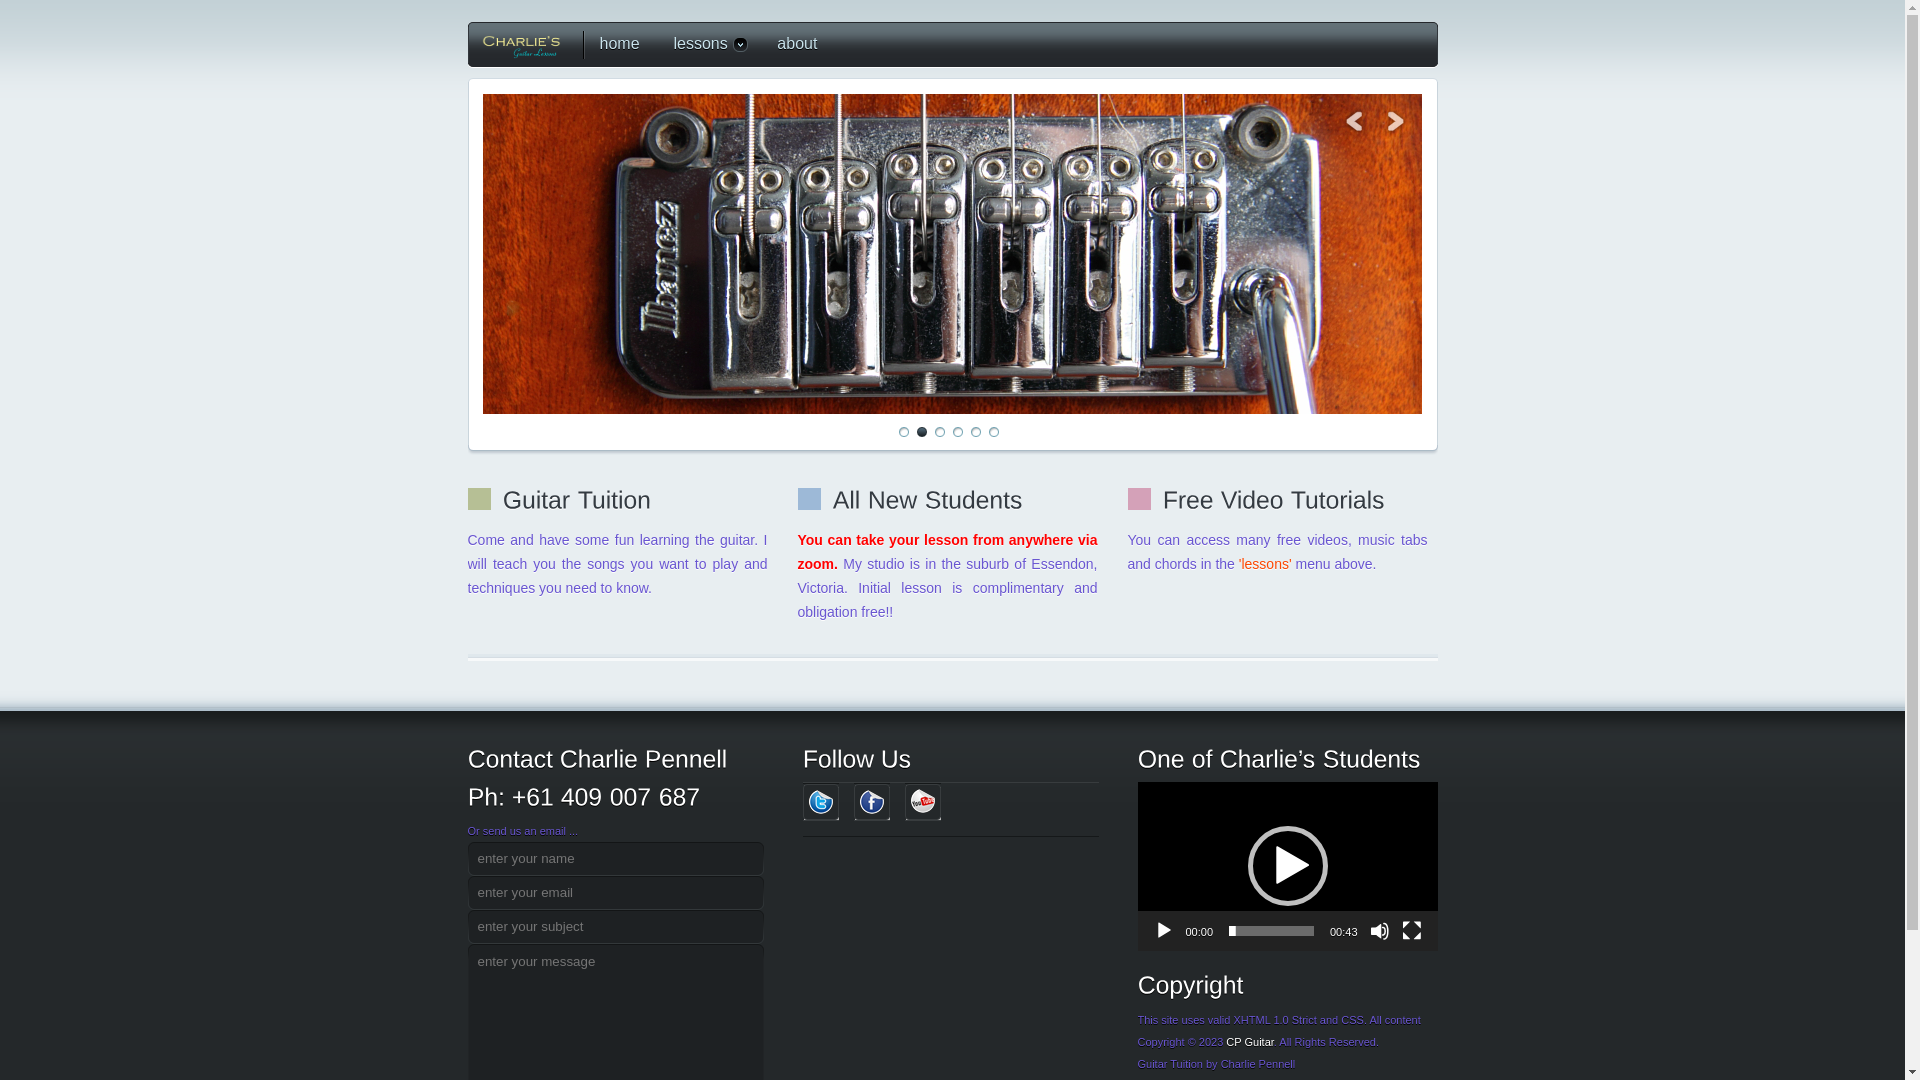  Describe the element at coordinates (613, 44) in the screenshot. I see `'home'` at that location.